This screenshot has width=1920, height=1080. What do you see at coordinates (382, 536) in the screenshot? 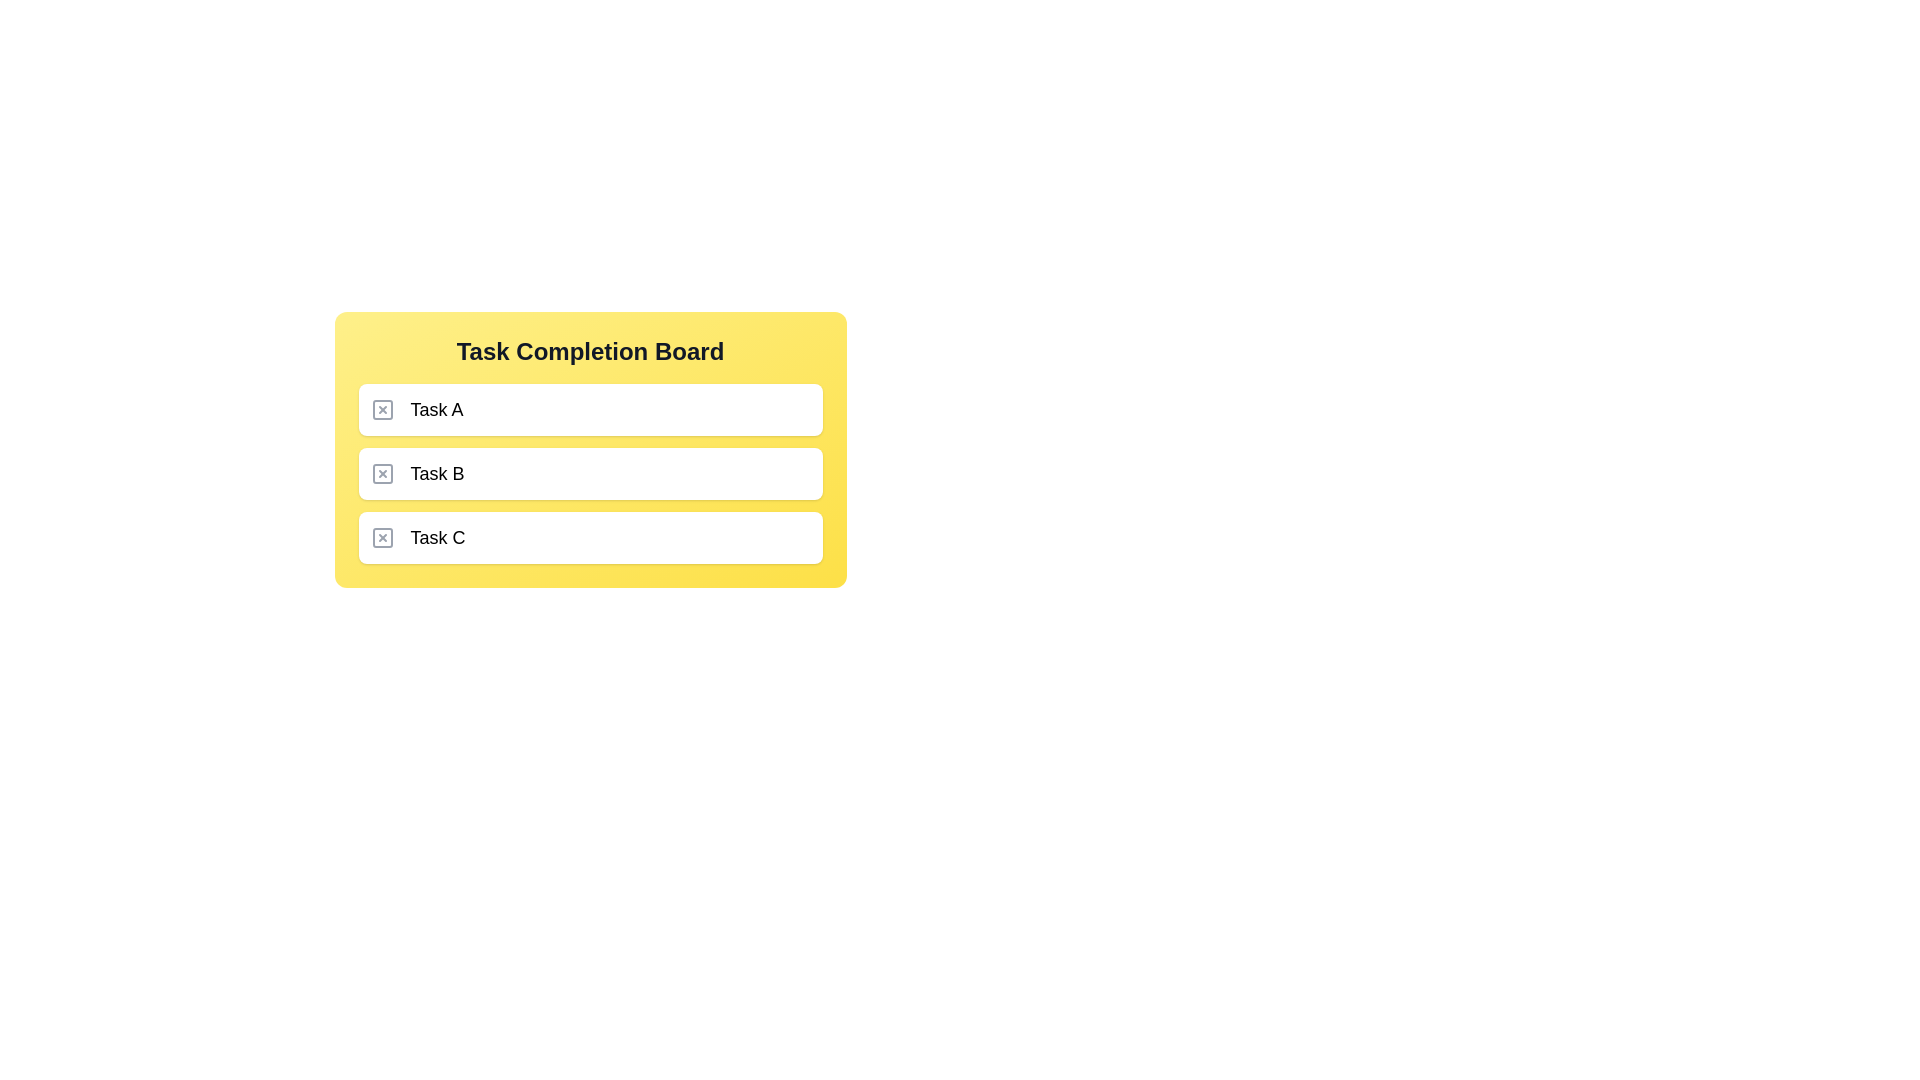
I see `the button` at bounding box center [382, 536].